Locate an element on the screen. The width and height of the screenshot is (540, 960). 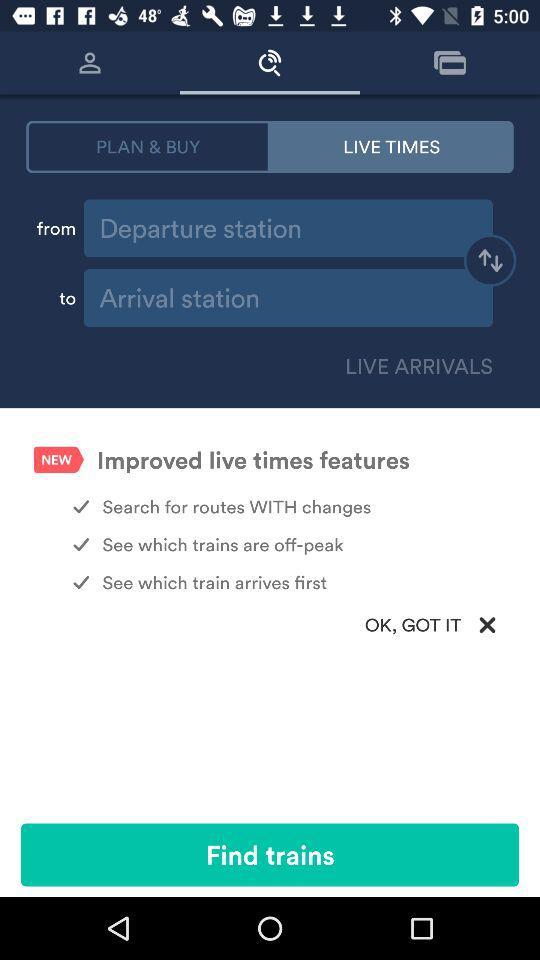
icon below ok, got it is located at coordinates (270, 853).